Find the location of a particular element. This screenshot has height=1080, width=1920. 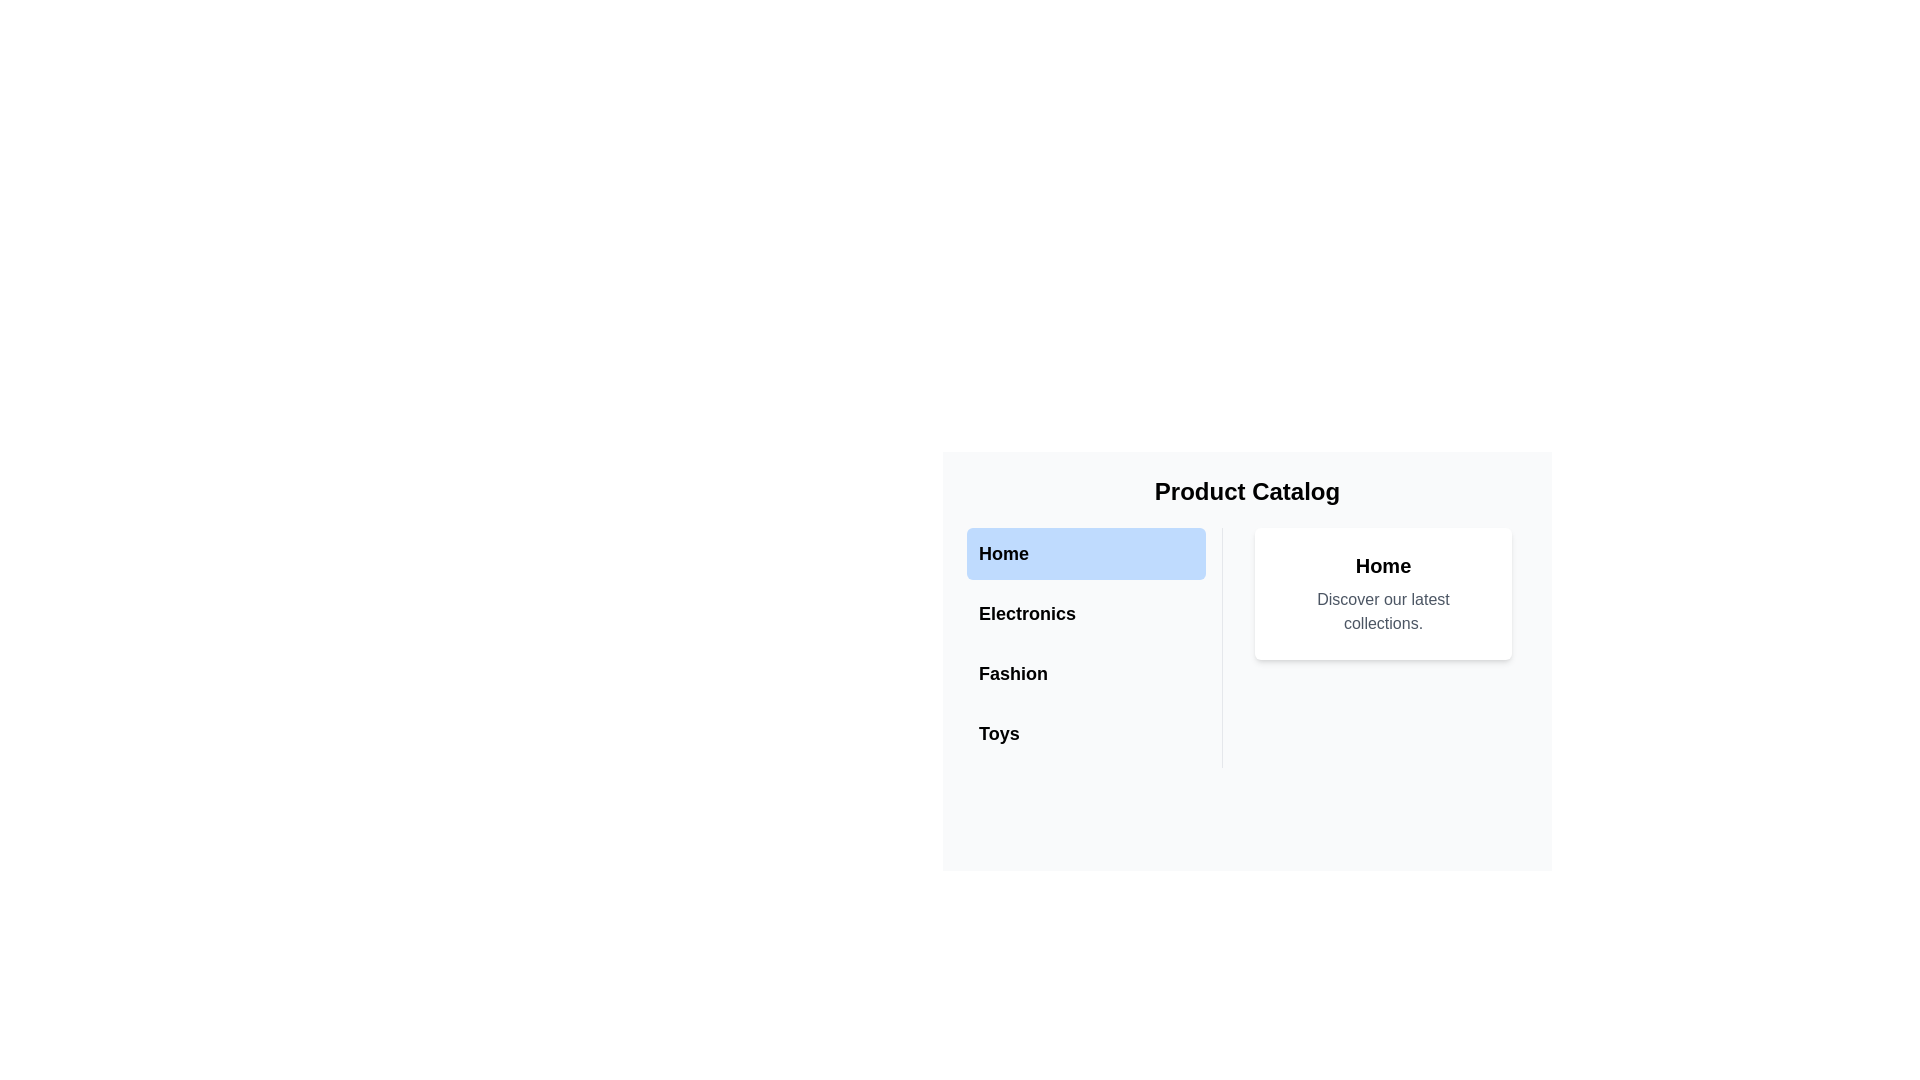

the 'Electronics' button in the vertical list of interactive options is located at coordinates (1093, 648).